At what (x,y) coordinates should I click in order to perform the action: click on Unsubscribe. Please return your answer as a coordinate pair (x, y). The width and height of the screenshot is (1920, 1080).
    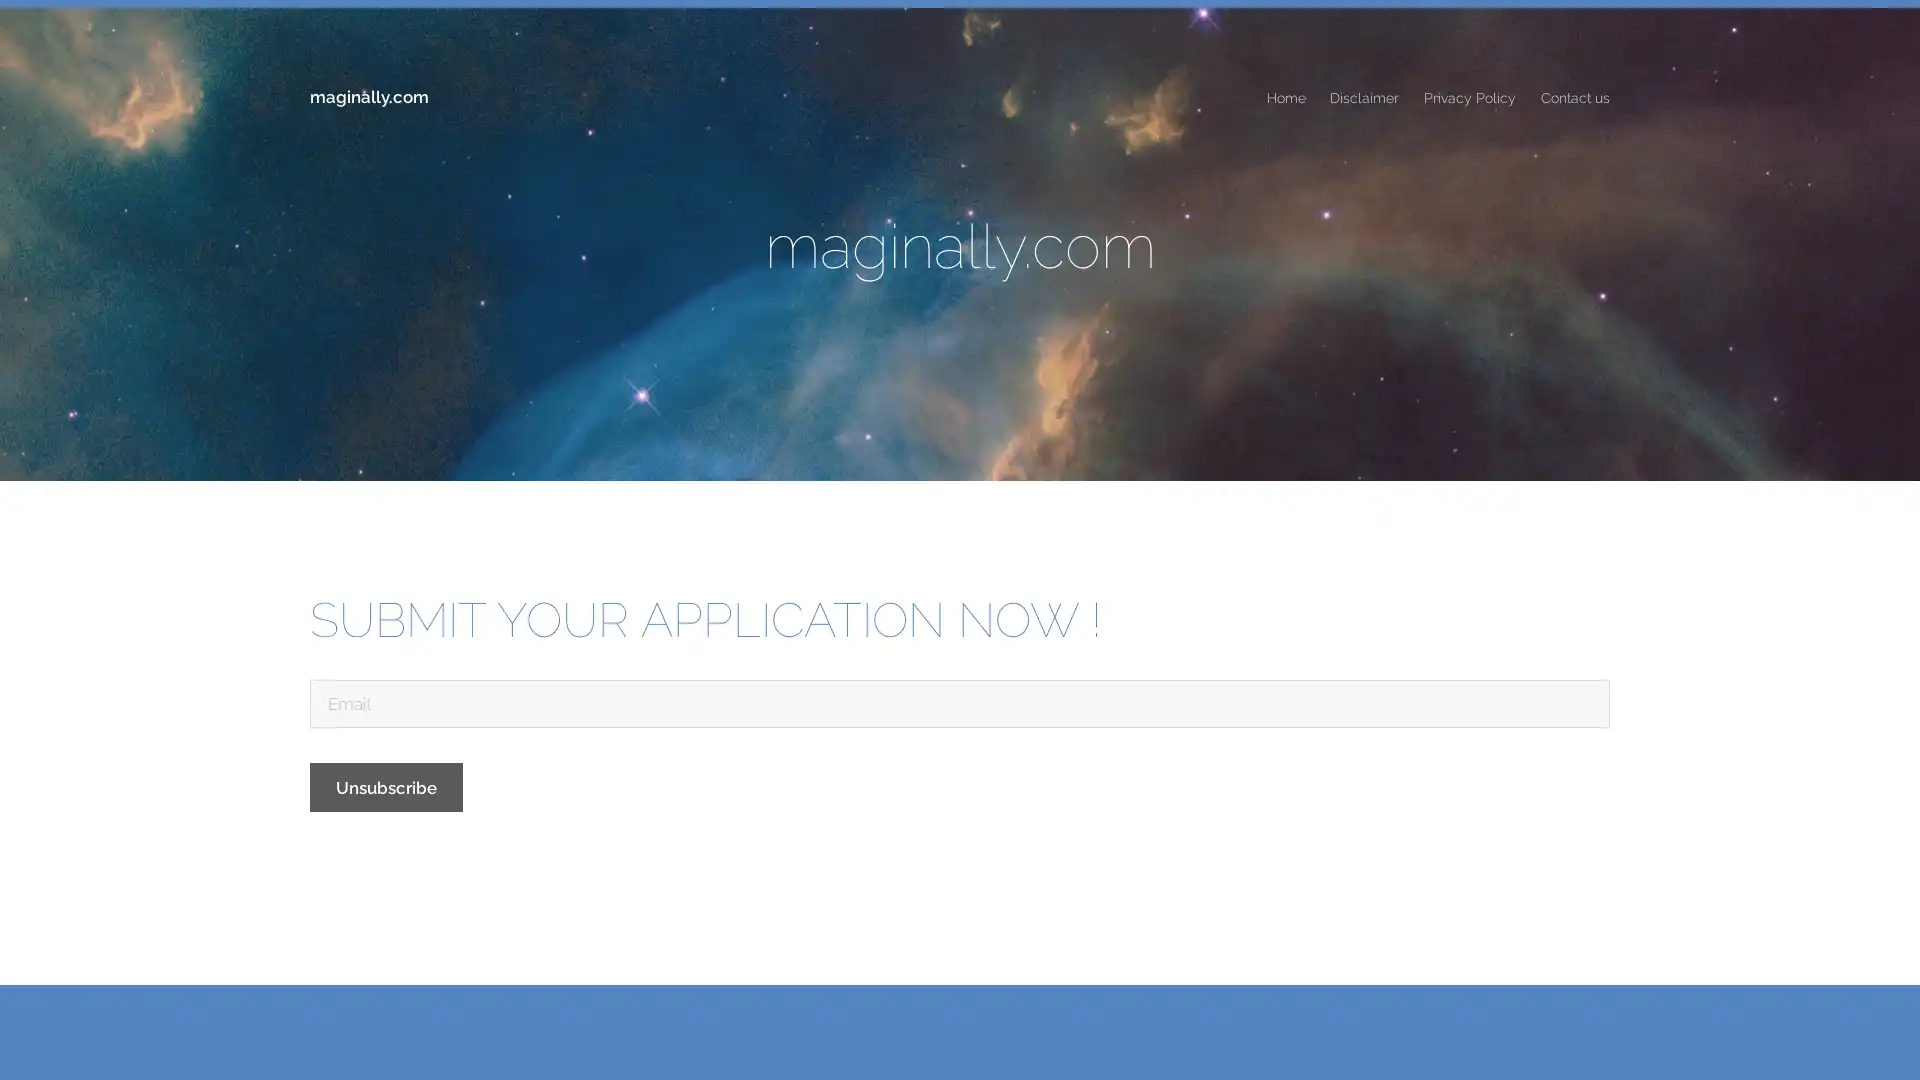
    Looking at the image, I should click on (386, 785).